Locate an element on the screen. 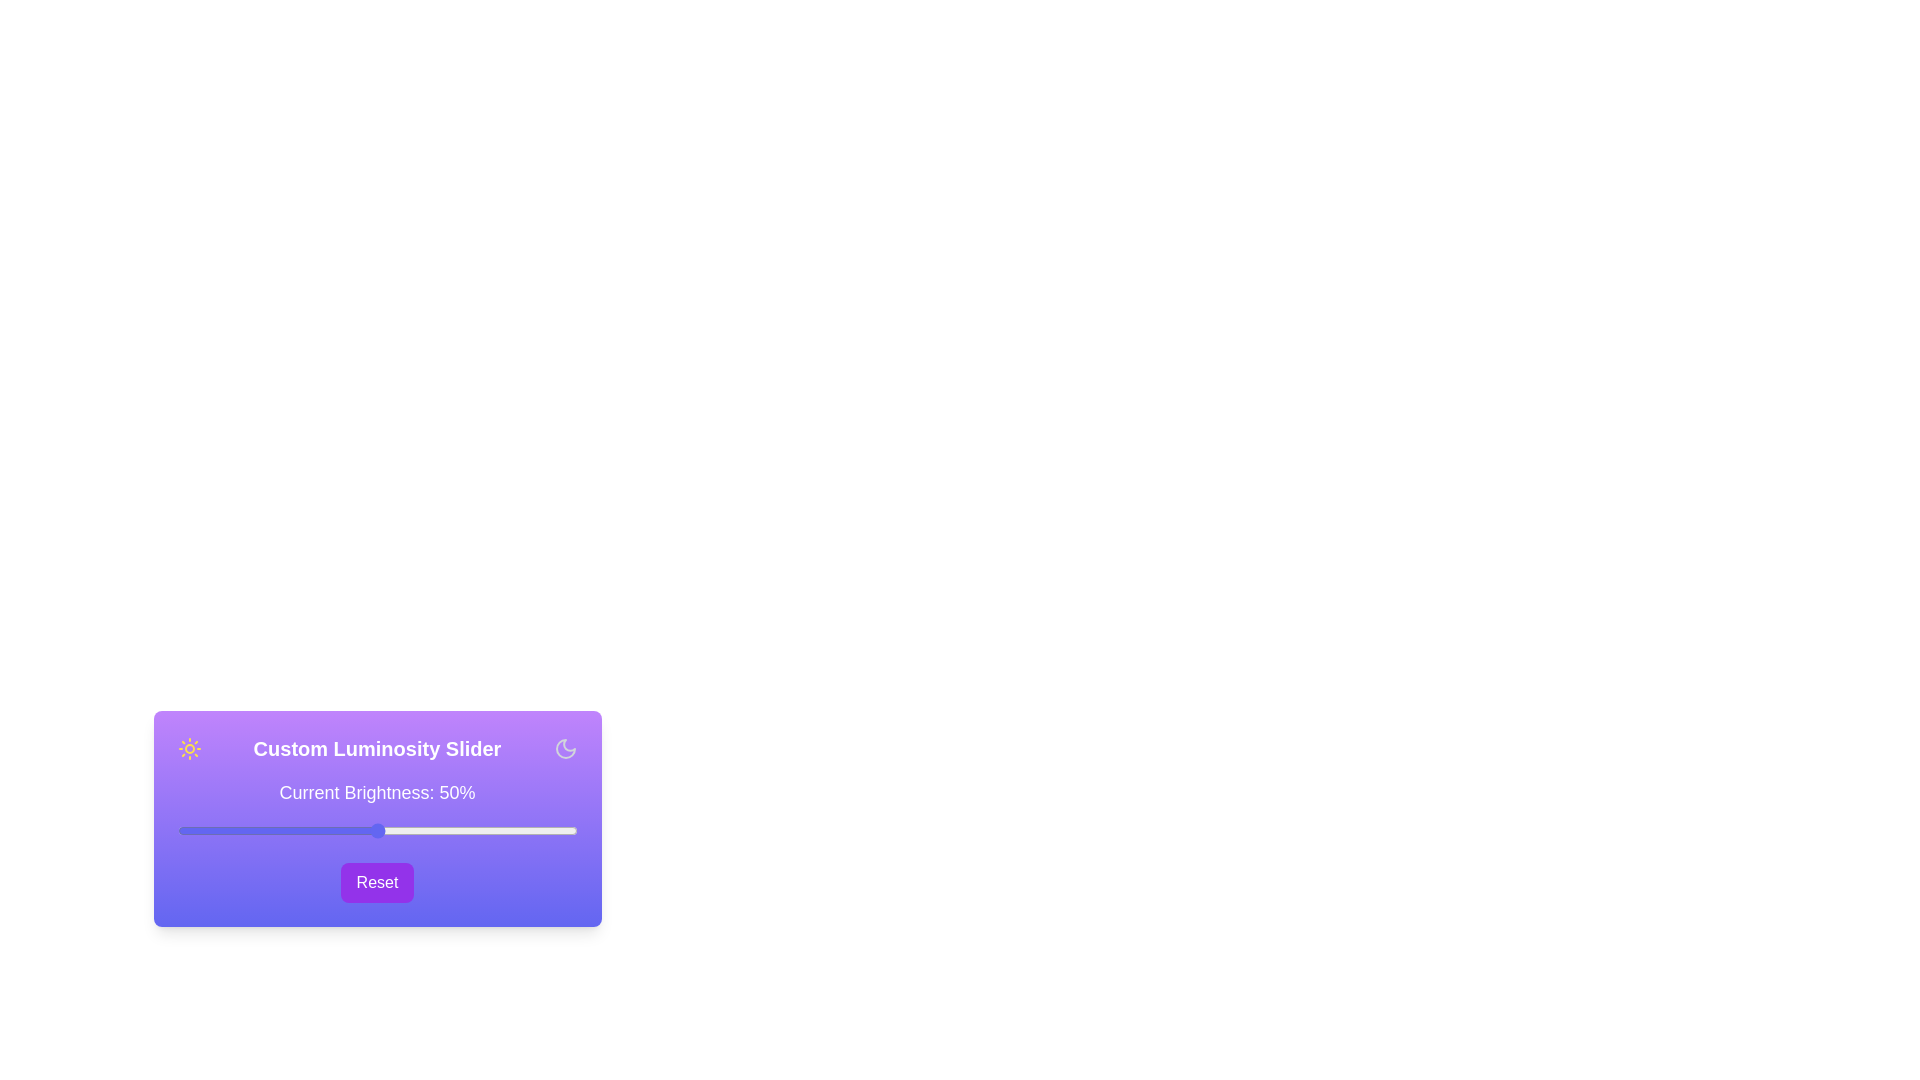 Image resolution: width=1920 pixels, height=1080 pixels. brightness is located at coordinates (209, 830).